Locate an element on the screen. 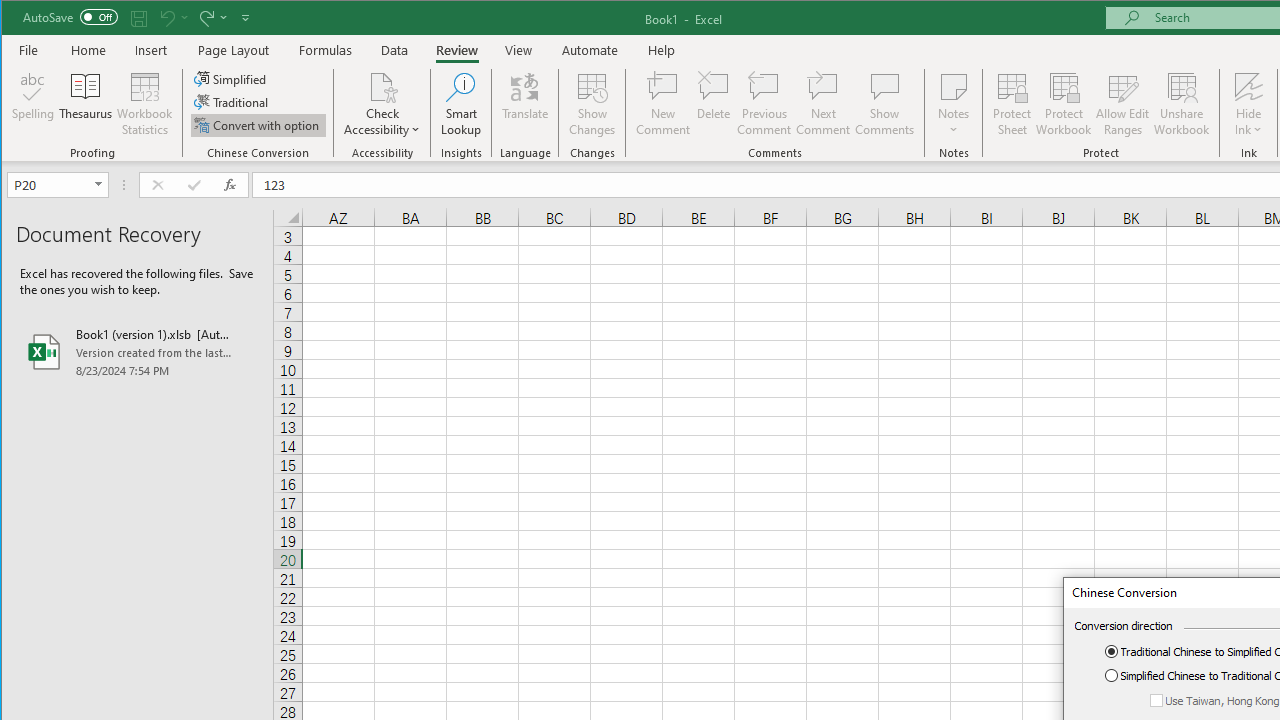 Image resolution: width=1280 pixels, height=720 pixels. 'Protect Sheet...' is located at coordinates (1012, 104).